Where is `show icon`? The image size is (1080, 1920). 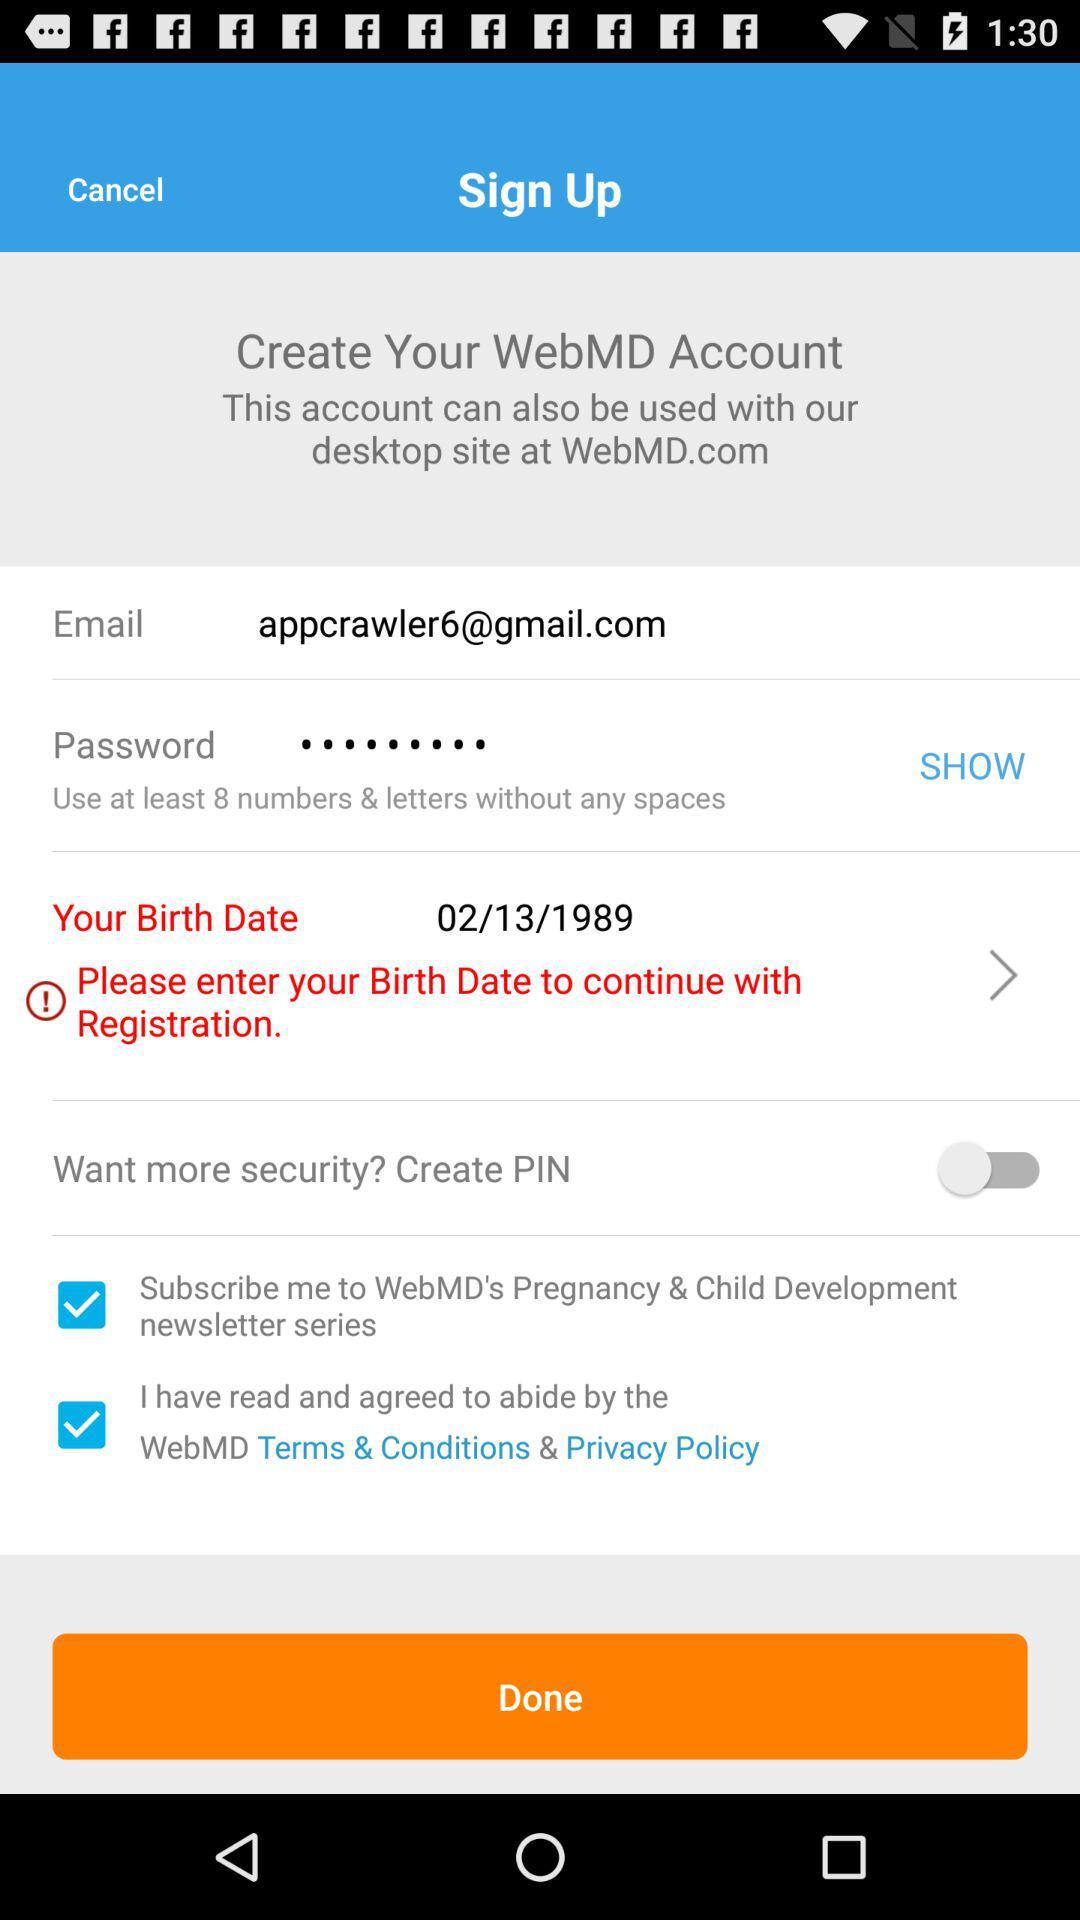 show icon is located at coordinates (971, 763).